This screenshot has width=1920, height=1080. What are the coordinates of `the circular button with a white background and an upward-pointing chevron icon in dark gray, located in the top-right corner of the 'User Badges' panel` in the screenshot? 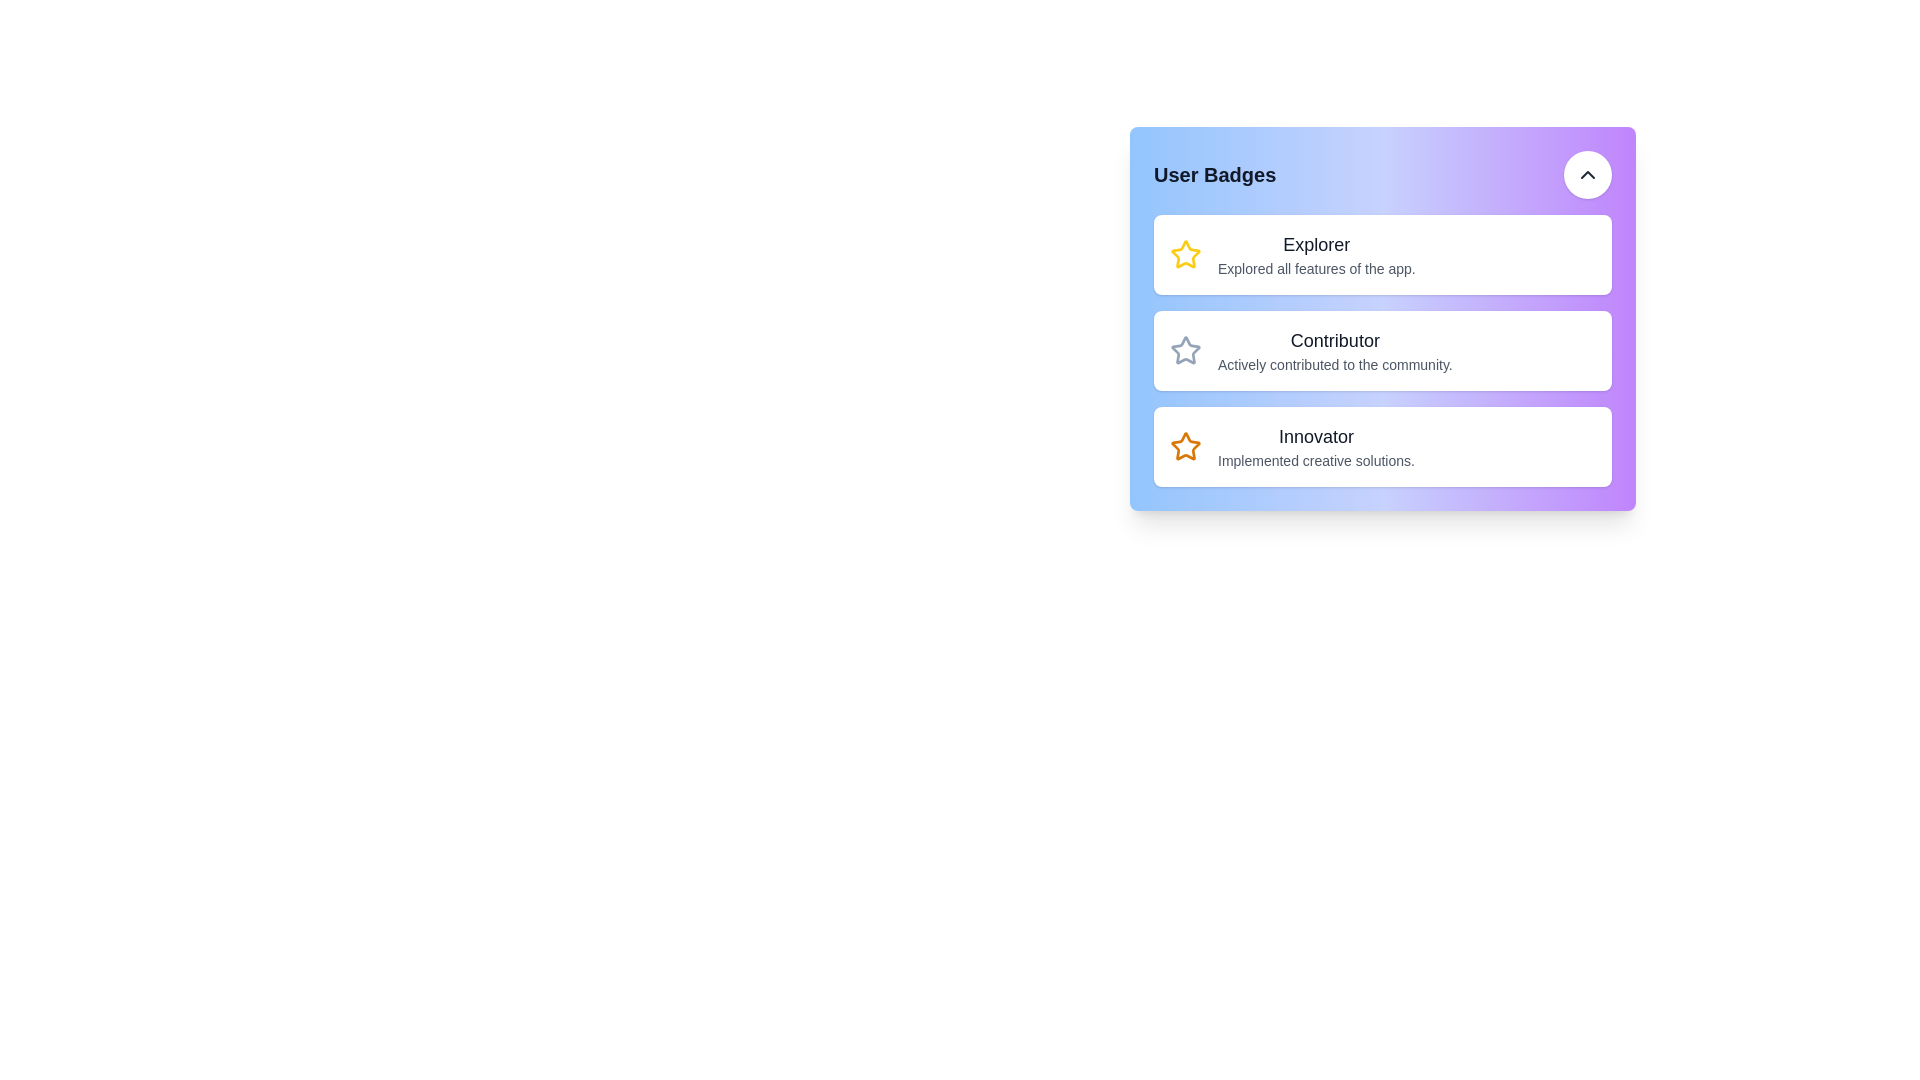 It's located at (1587, 173).